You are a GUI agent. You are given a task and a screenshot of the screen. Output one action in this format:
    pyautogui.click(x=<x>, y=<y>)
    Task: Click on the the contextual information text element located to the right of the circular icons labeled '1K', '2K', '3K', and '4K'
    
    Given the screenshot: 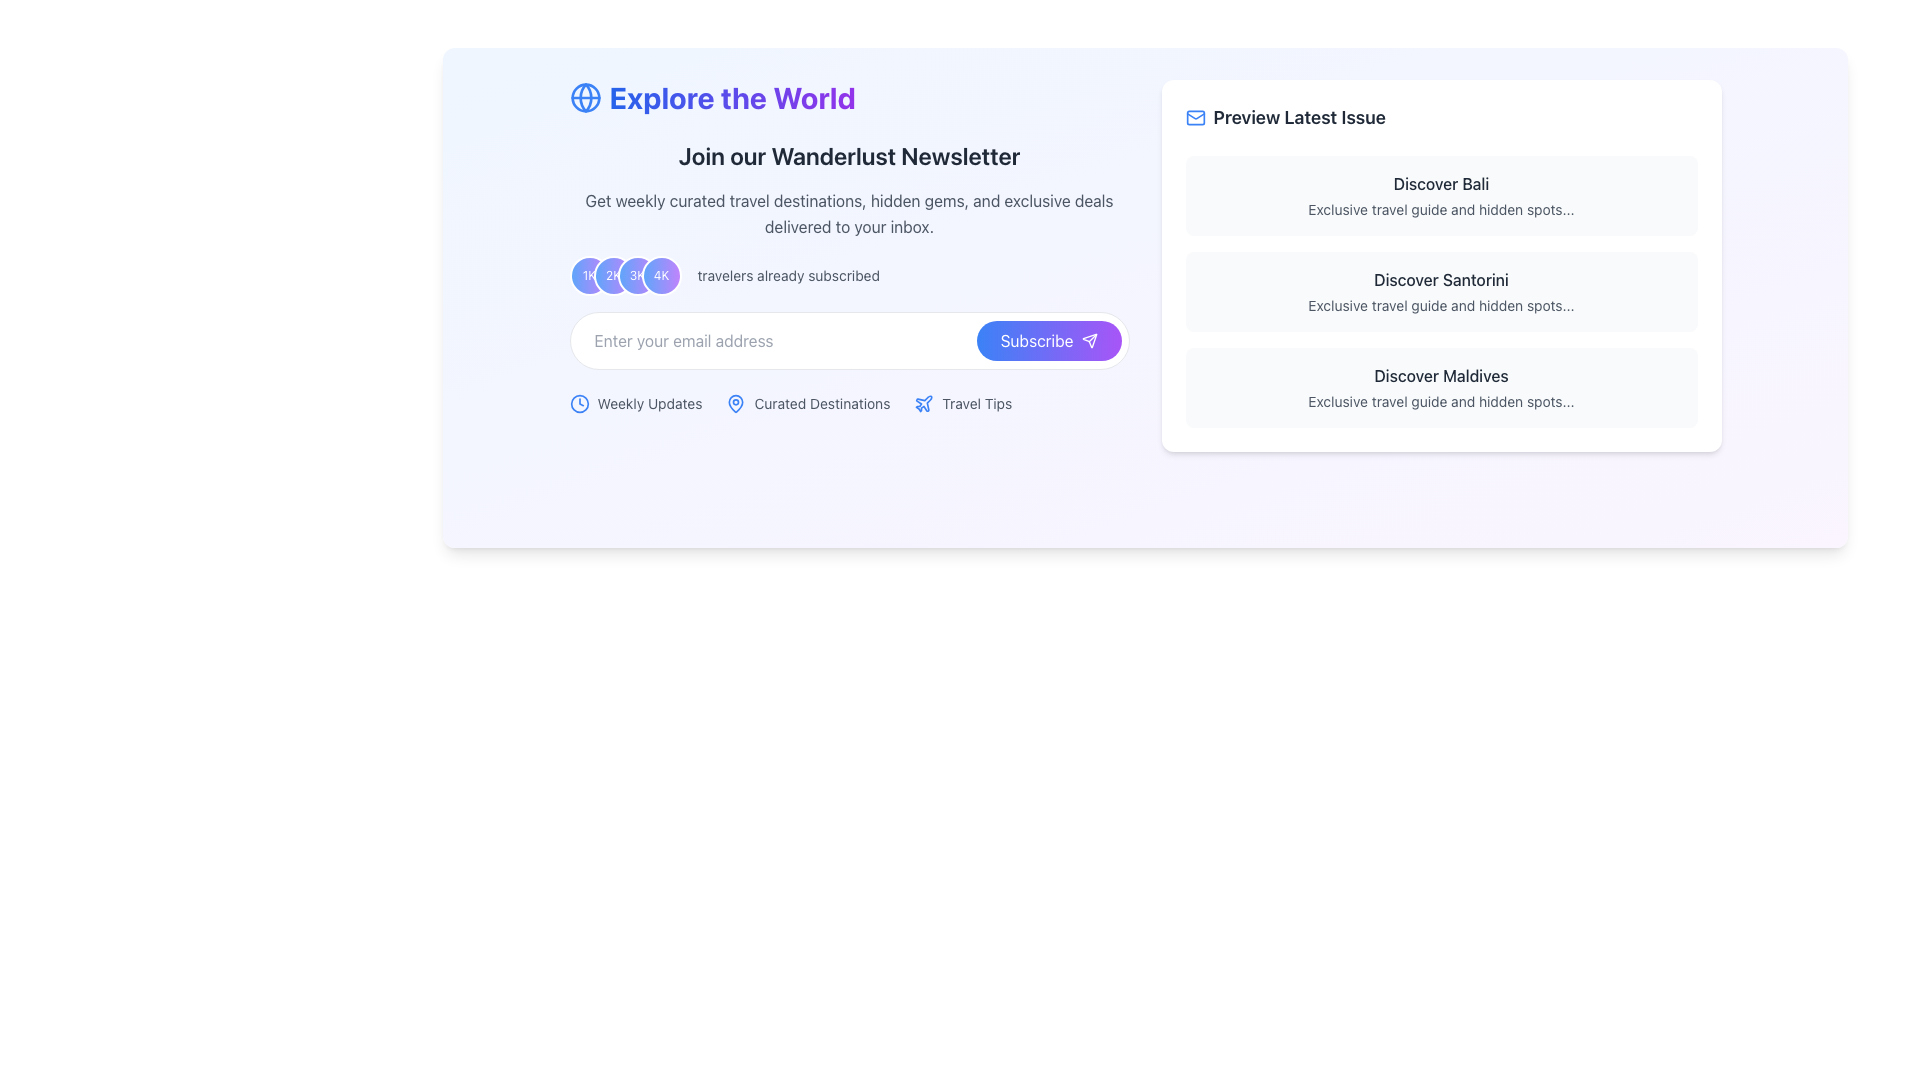 What is the action you would take?
    pyautogui.click(x=787, y=276)
    